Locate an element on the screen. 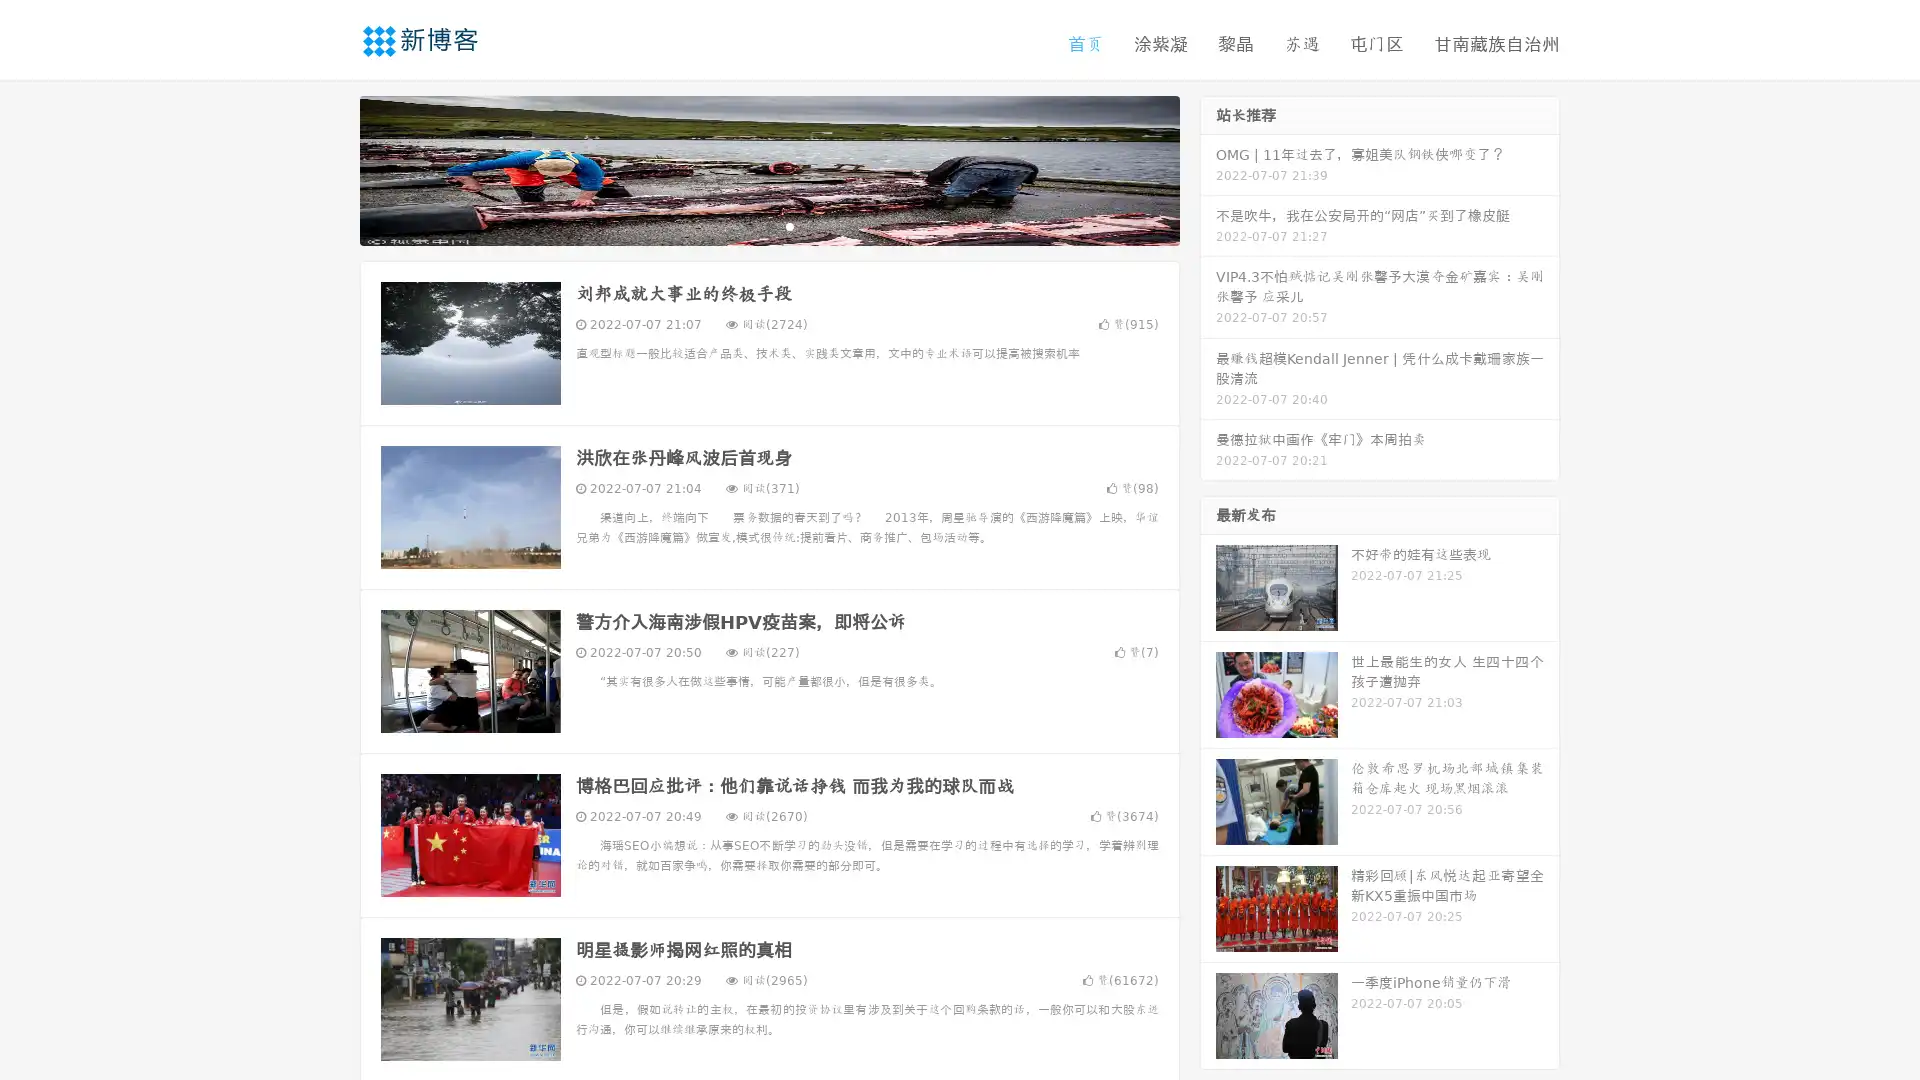 The width and height of the screenshot is (1920, 1080). Next slide is located at coordinates (1208, 168).